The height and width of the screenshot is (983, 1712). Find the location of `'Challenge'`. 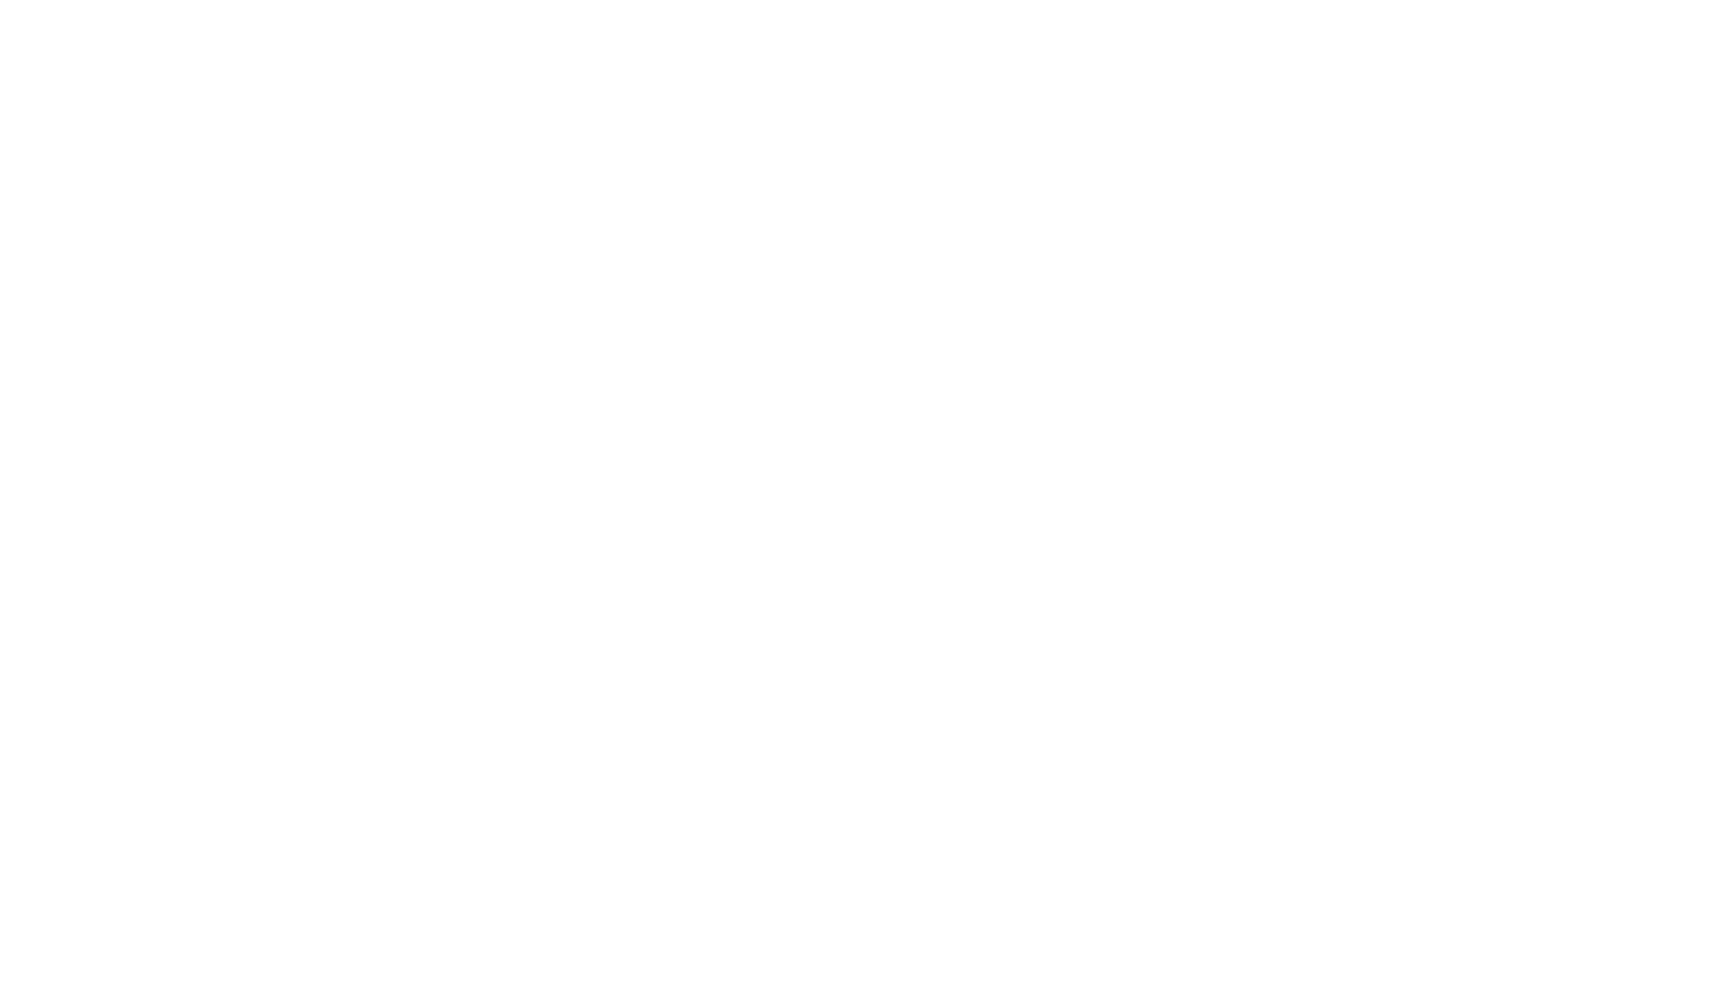

'Challenge' is located at coordinates (64, 345).